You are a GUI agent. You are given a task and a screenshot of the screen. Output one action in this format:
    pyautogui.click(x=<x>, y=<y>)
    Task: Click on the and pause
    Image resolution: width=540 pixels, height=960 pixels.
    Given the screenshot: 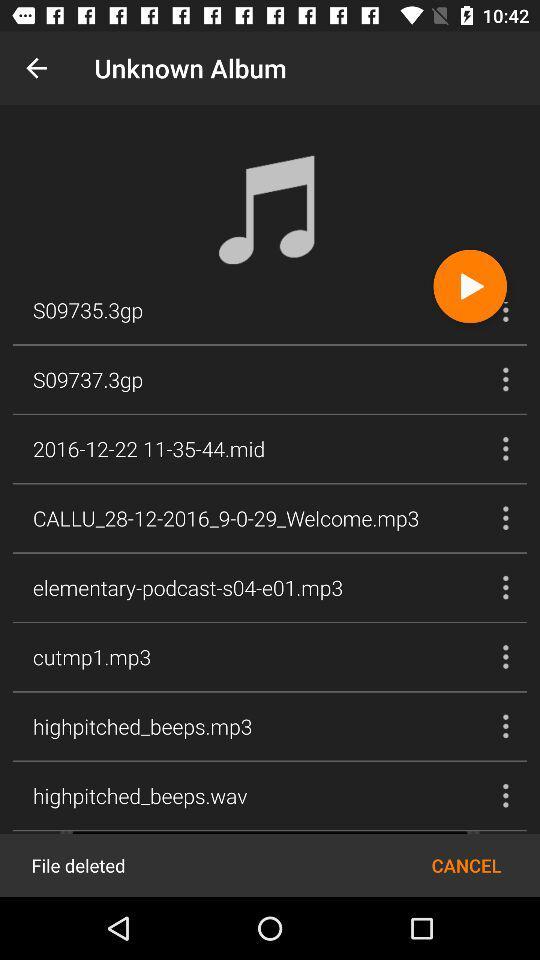 What is the action you would take?
    pyautogui.click(x=470, y=285)
    